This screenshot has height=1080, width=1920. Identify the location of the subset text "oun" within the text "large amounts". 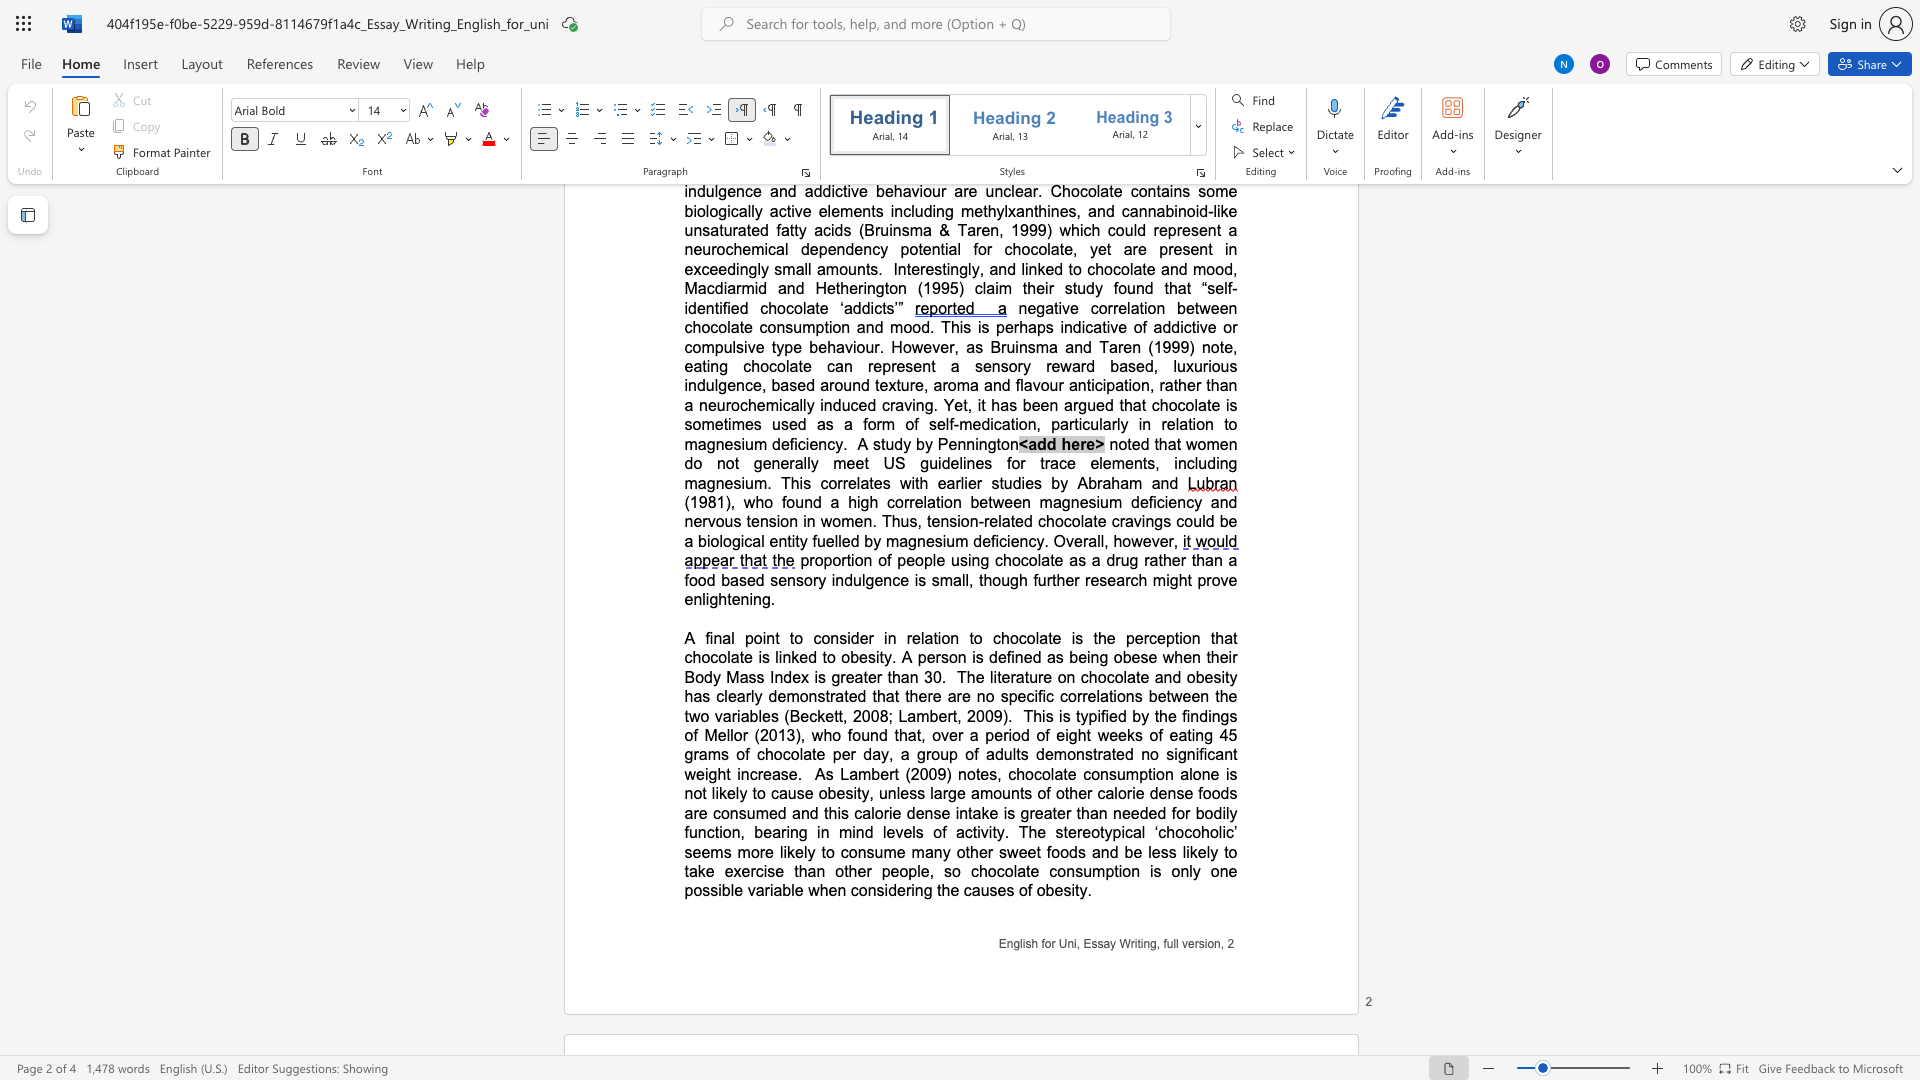
(993, 792).